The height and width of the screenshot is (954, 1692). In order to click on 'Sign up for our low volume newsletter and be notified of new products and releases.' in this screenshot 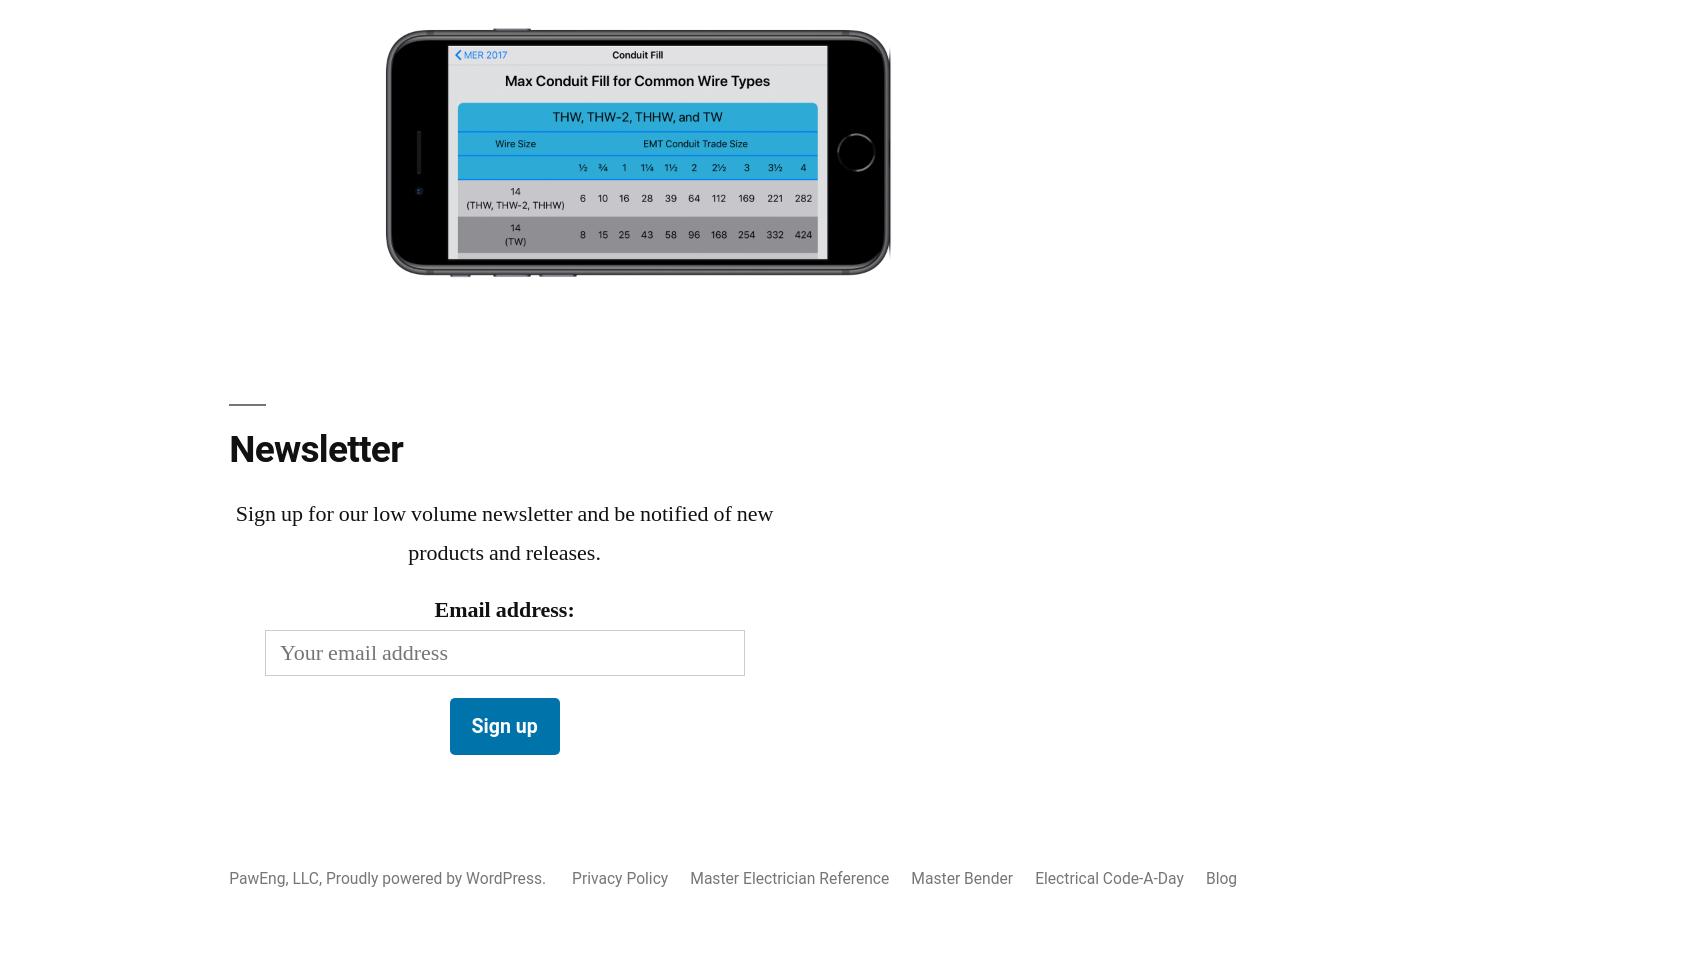, I will do `click(235, 531)`.